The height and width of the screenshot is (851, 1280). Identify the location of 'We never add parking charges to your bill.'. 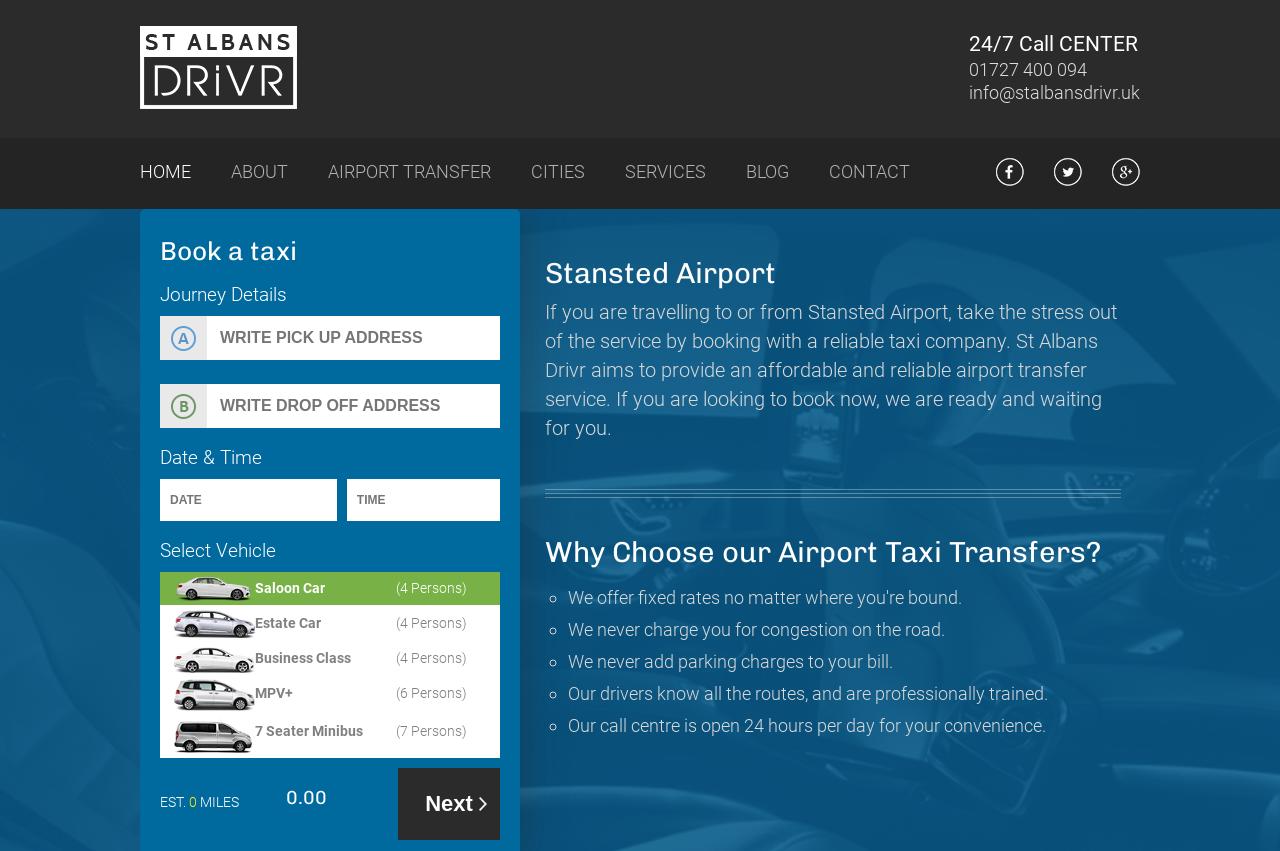
(728, 661).